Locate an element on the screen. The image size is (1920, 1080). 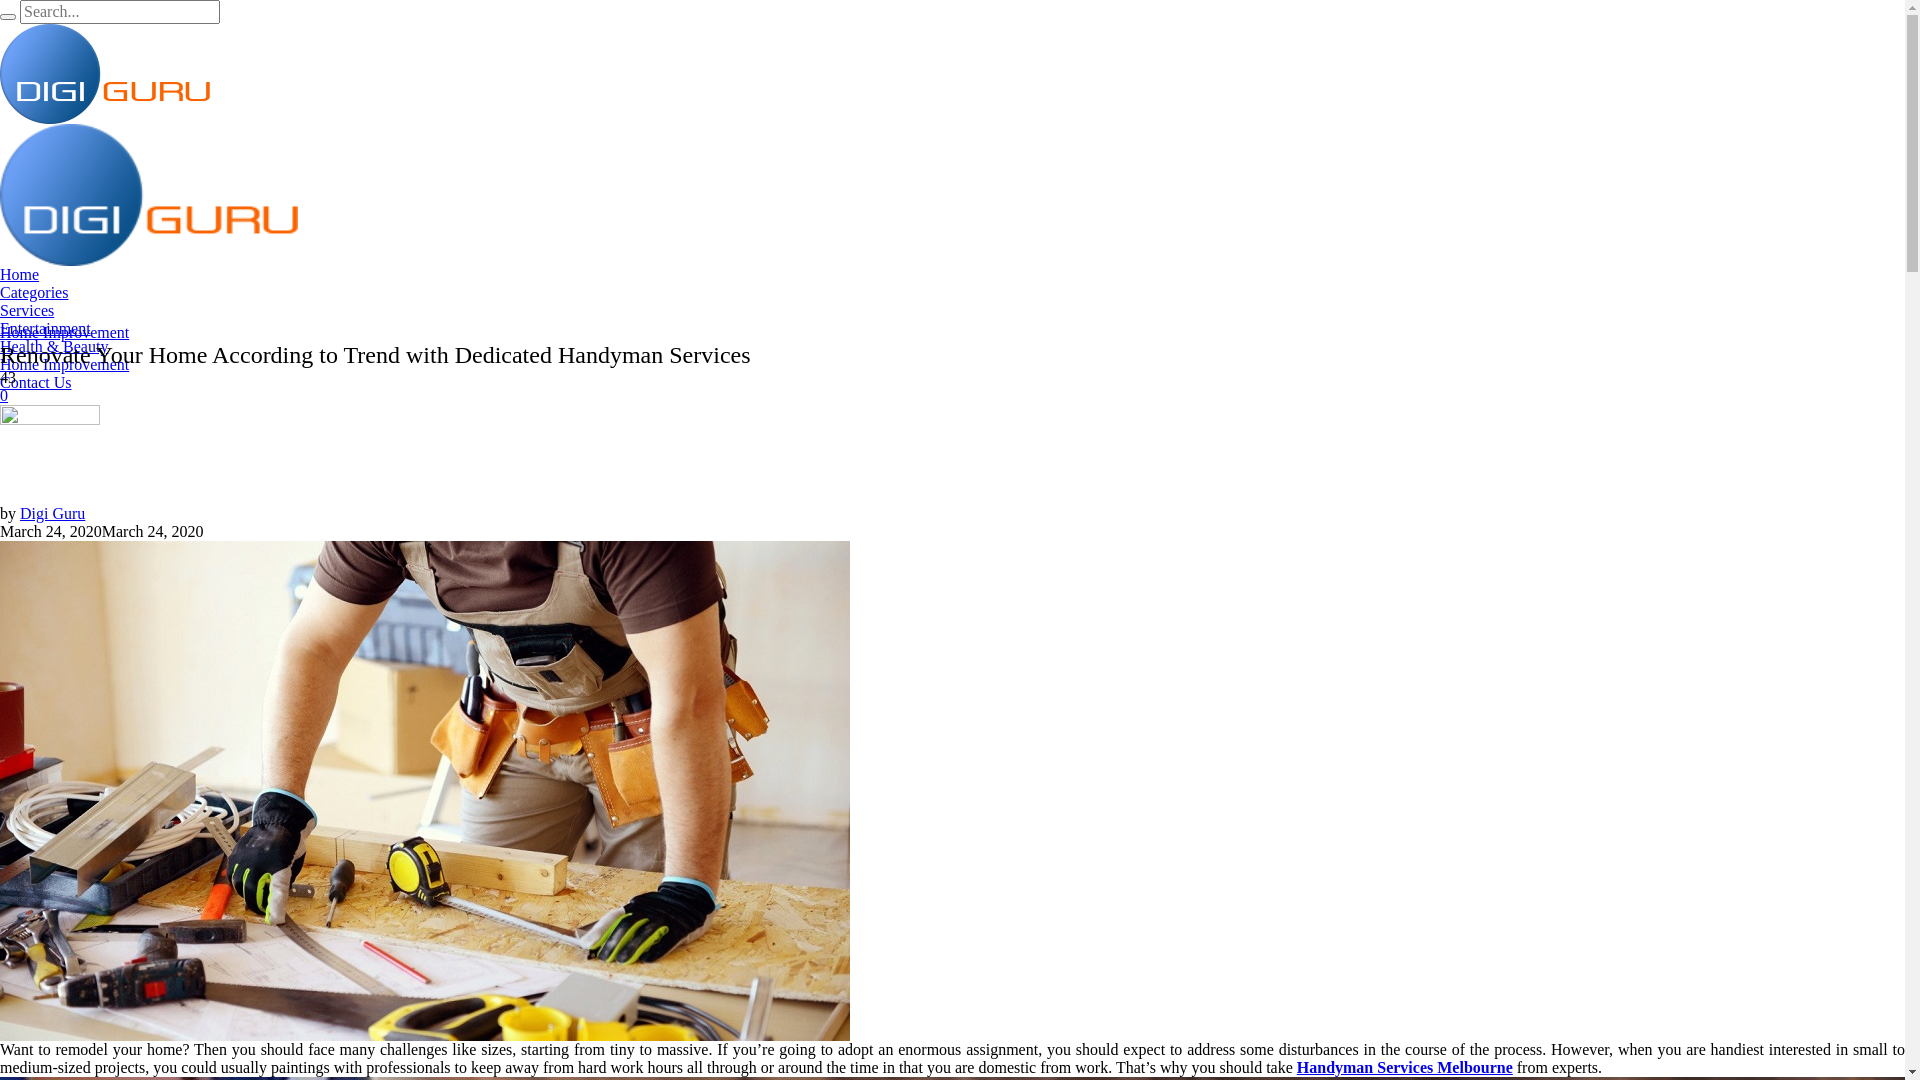
'Health & Beauty' is located at coordinates (53, 345).